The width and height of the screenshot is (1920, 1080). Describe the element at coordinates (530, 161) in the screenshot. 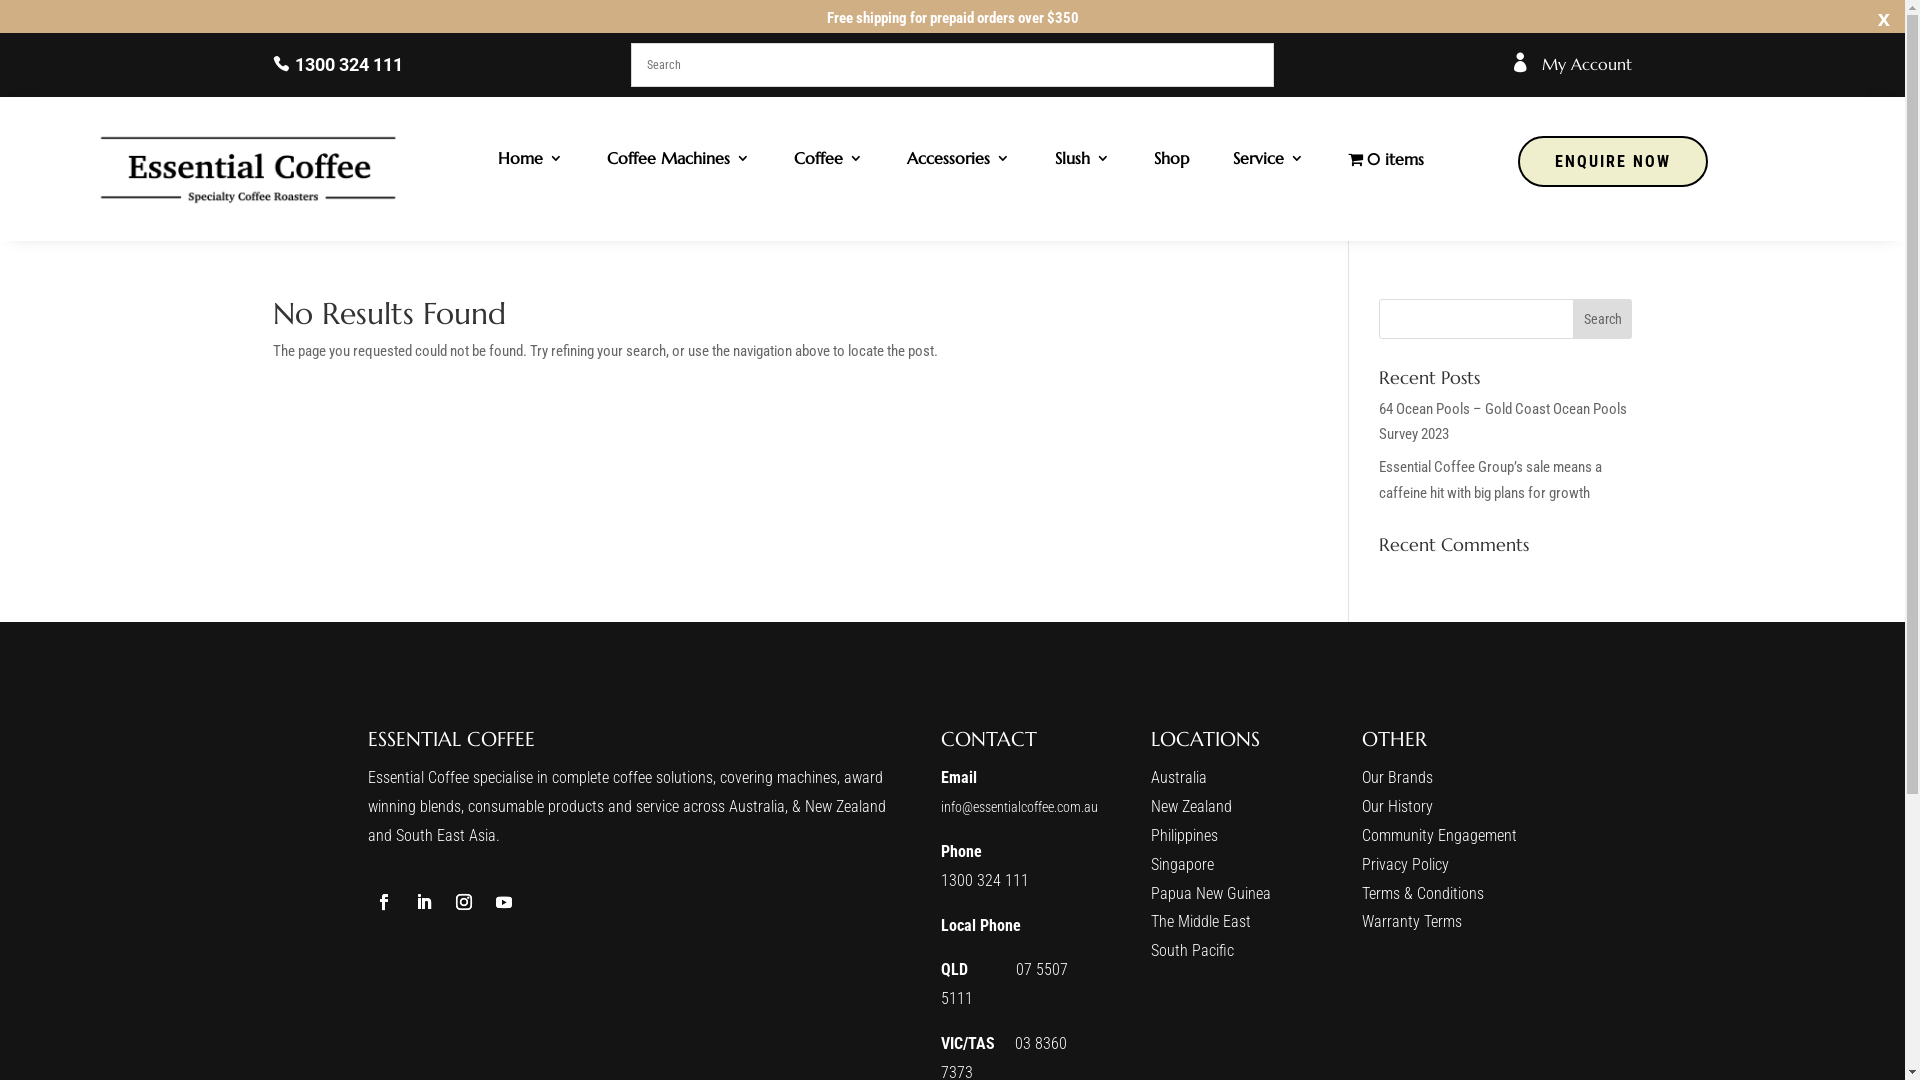

I see `'Home'` at that location.